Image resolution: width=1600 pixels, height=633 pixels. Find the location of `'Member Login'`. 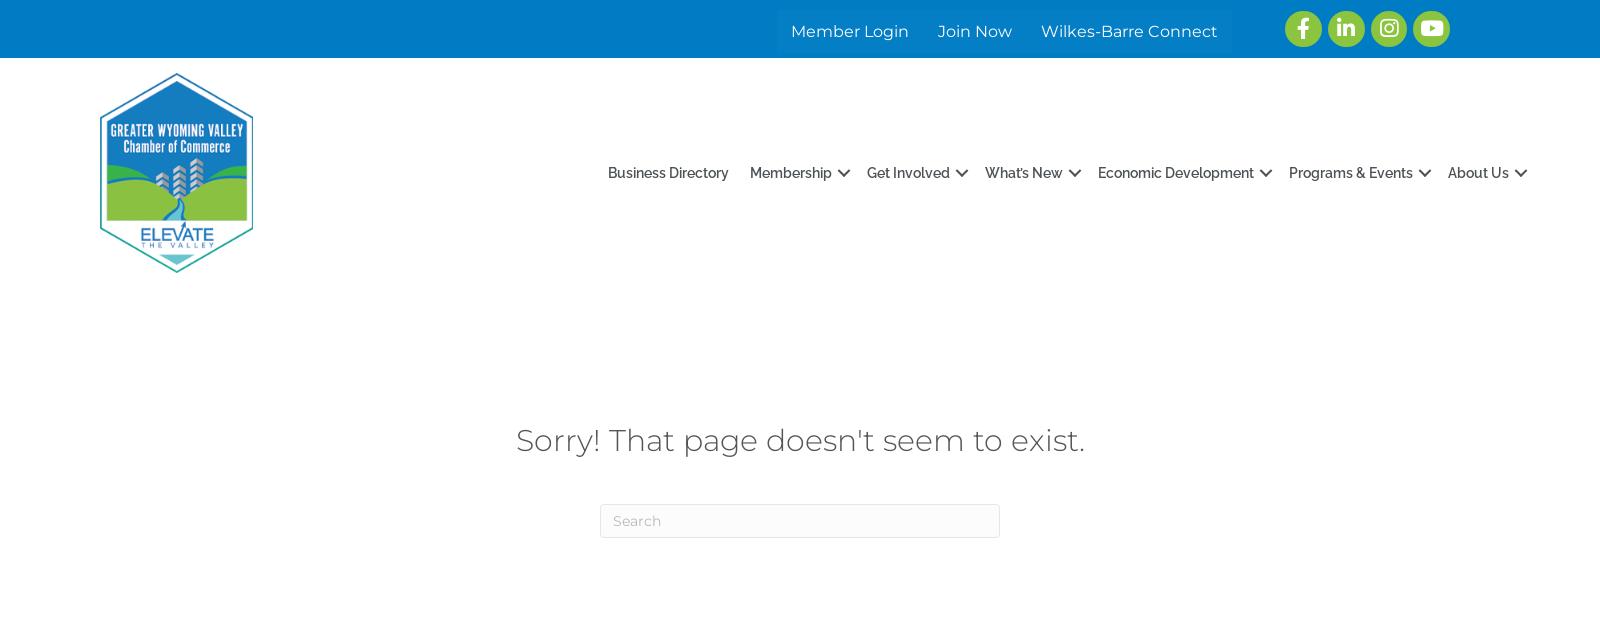

'Member Login' is located at coordinates (848, 30).